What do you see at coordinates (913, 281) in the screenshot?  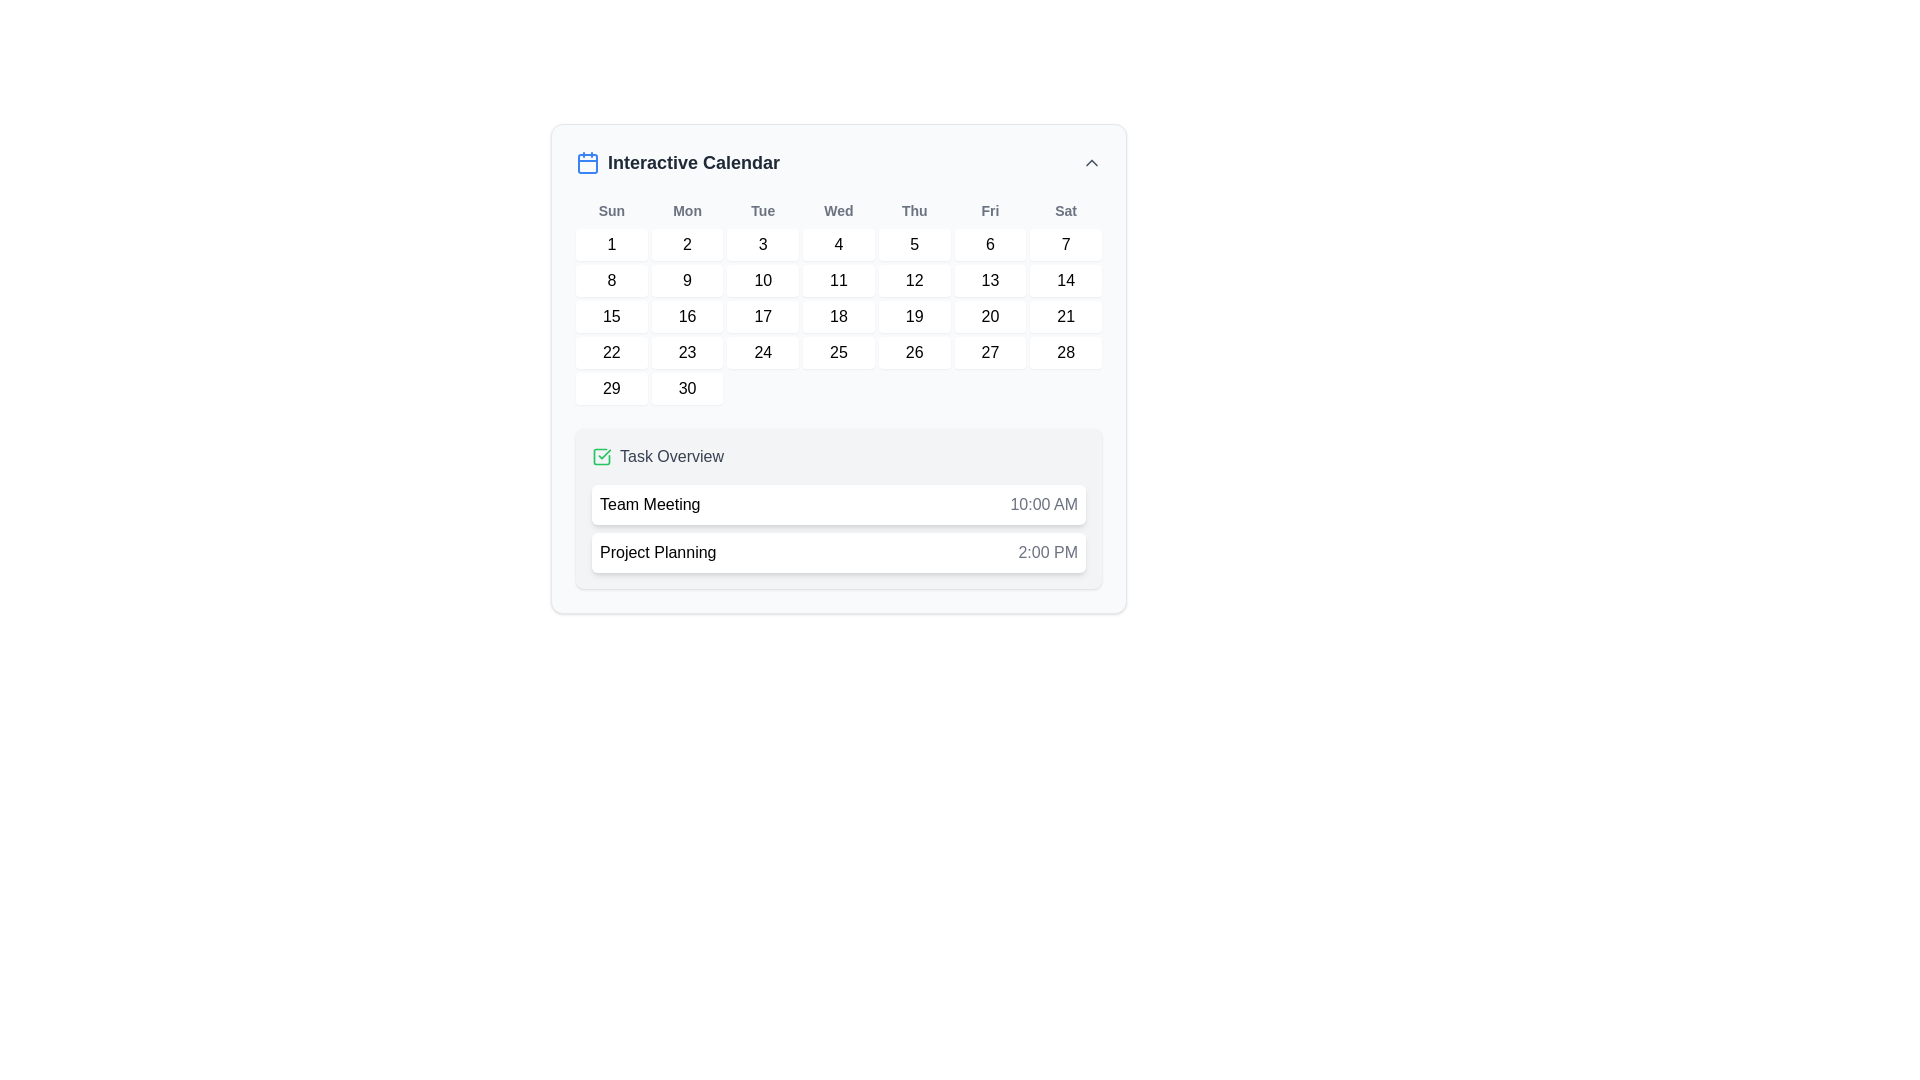 I see `to select the date represented by the button for the 12th in the calendar interface, located in the second row and fifth column of the grid layout` at bounding box center [913, 281].